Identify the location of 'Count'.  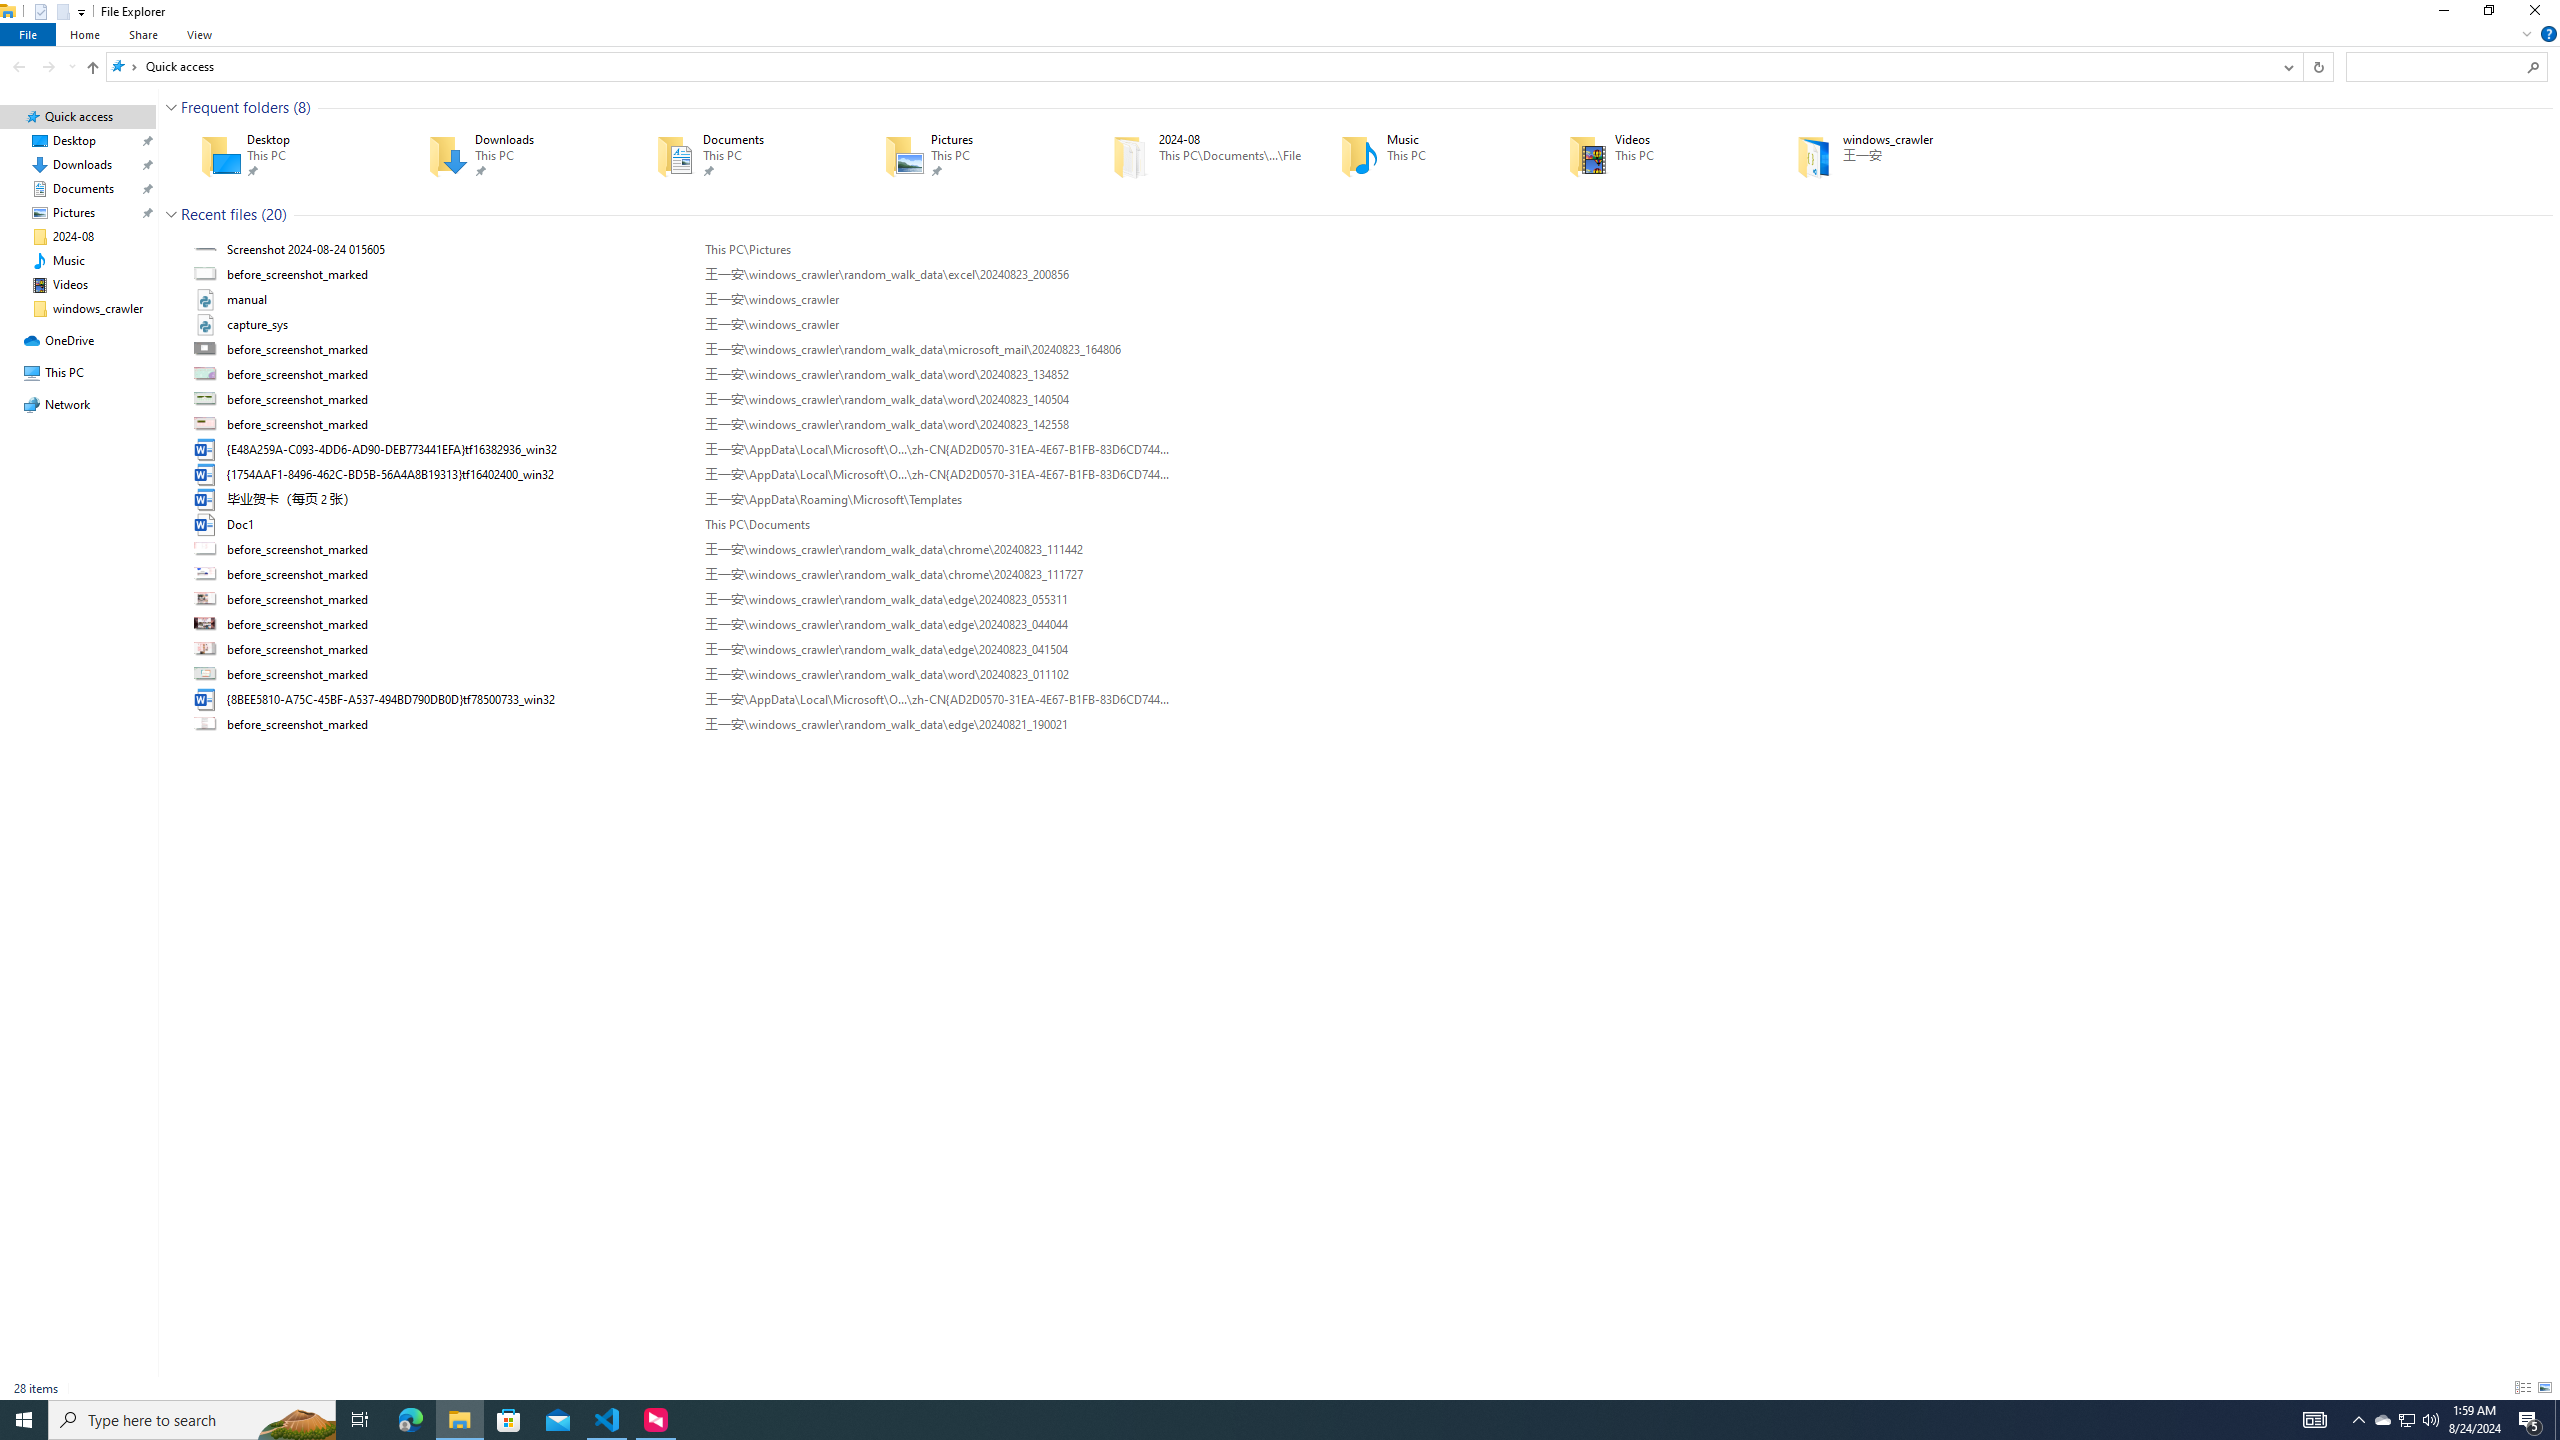
(273, 214).